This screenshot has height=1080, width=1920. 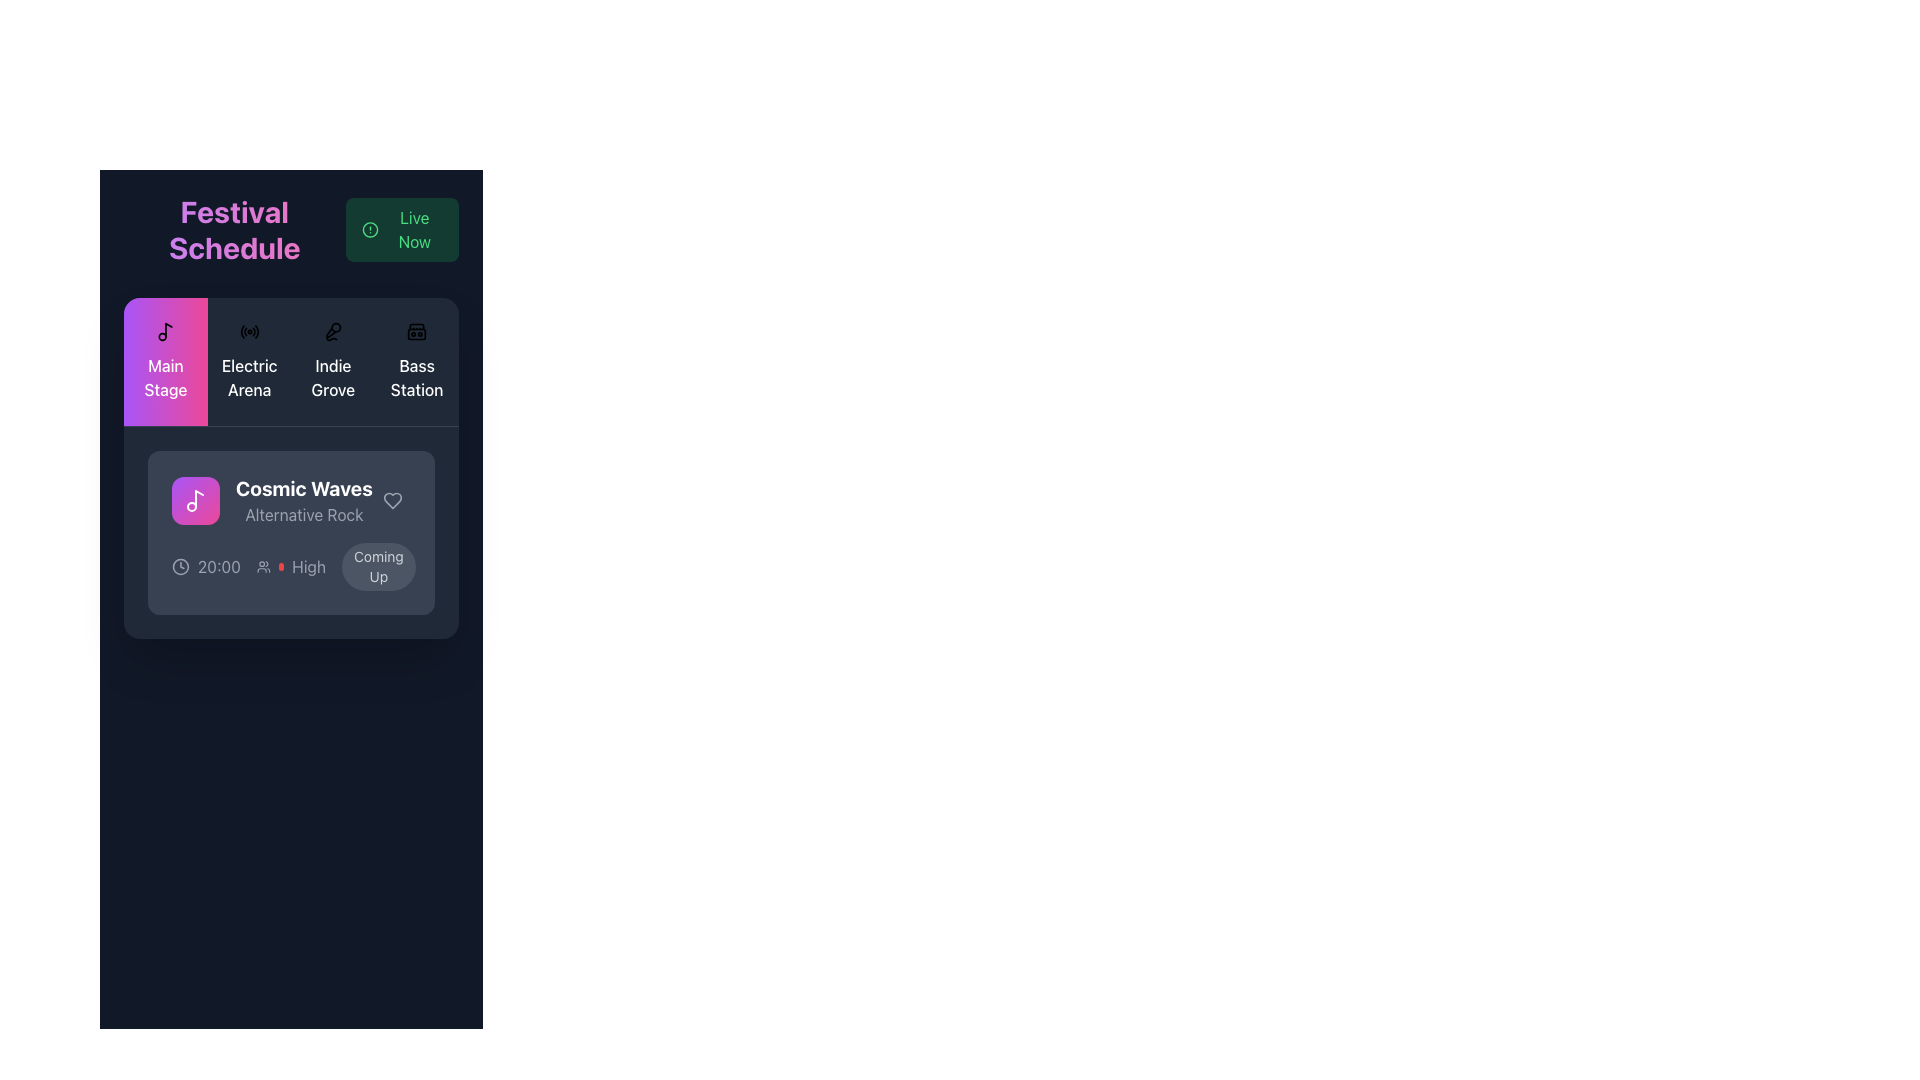 I want to click on the 'Bass Station' icon located in the top menu bar, which visually identifies the 'Bass Station' section of the interface, so click(x=416, y=330).